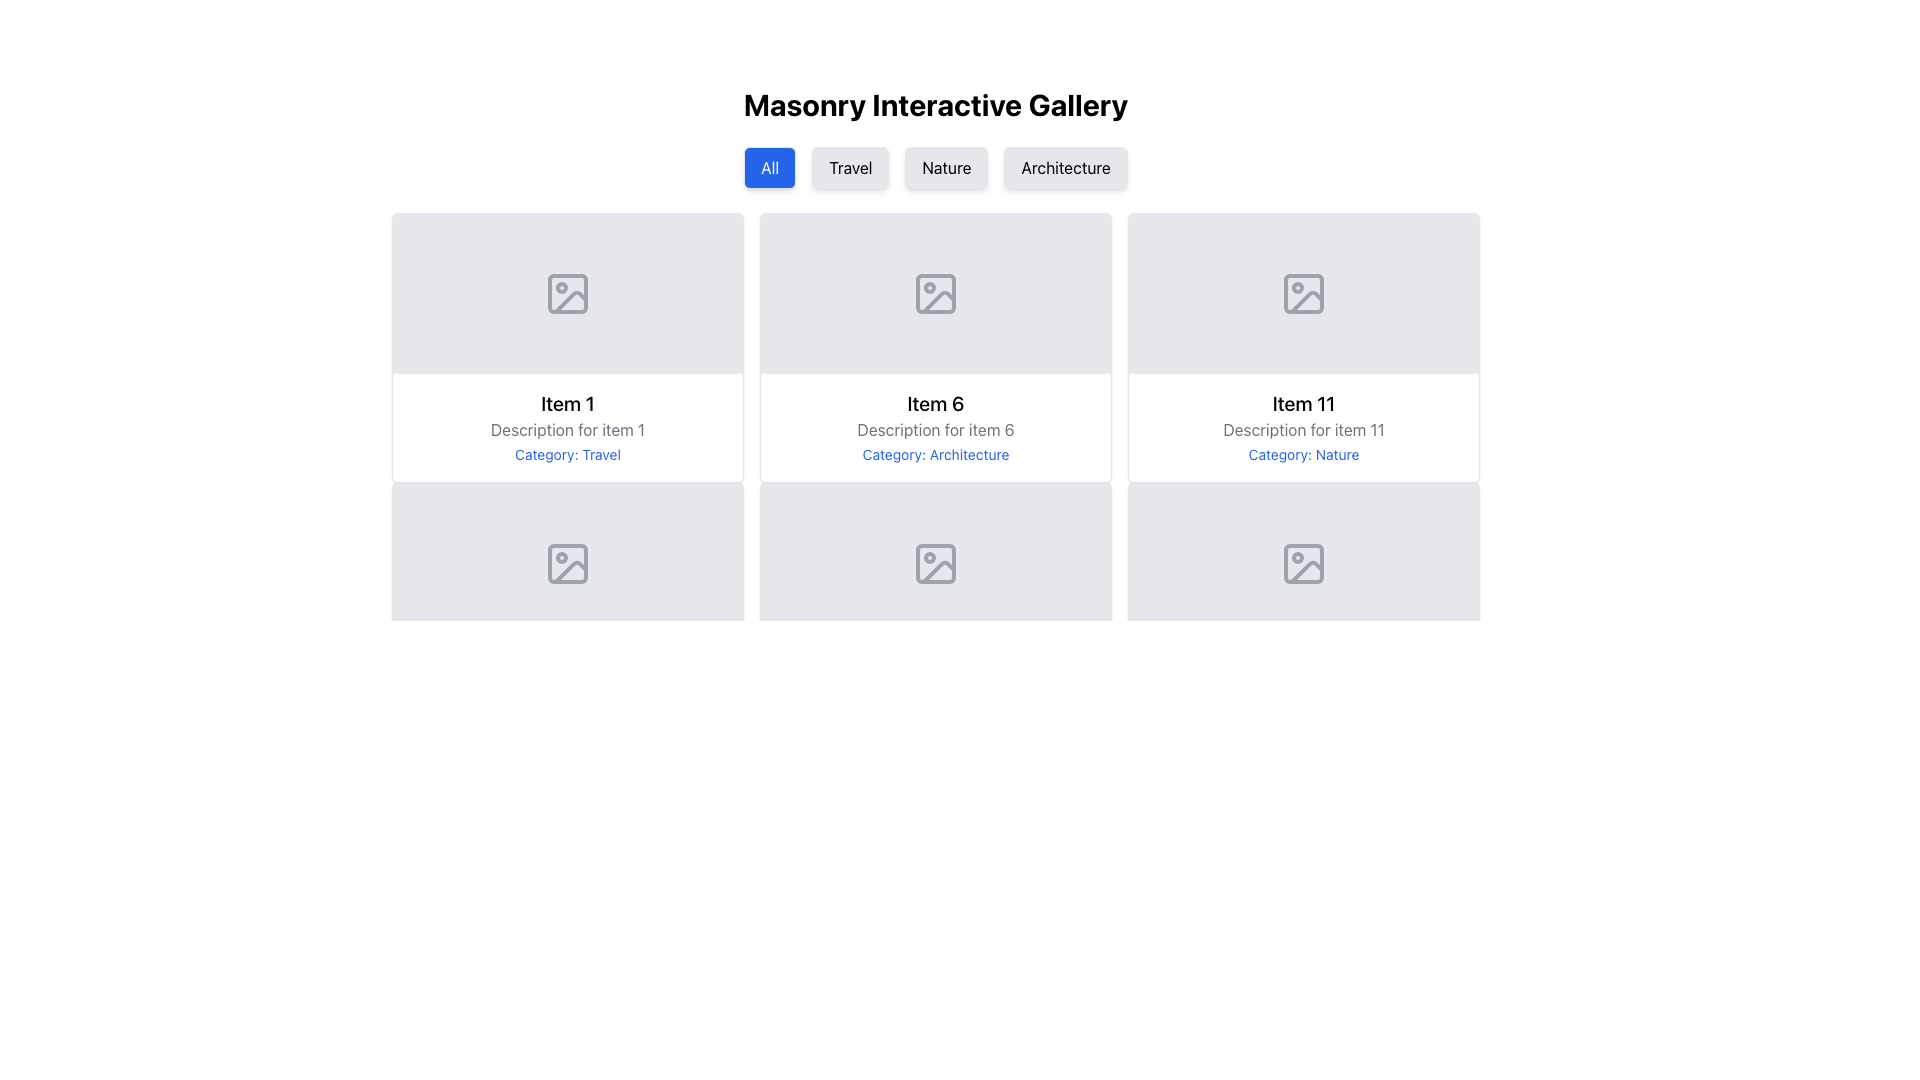 The image size is (1920, 1080). I want to click on the image placeholder located at the top-central part of the item display card for 'Item 6', so click(935, 293).